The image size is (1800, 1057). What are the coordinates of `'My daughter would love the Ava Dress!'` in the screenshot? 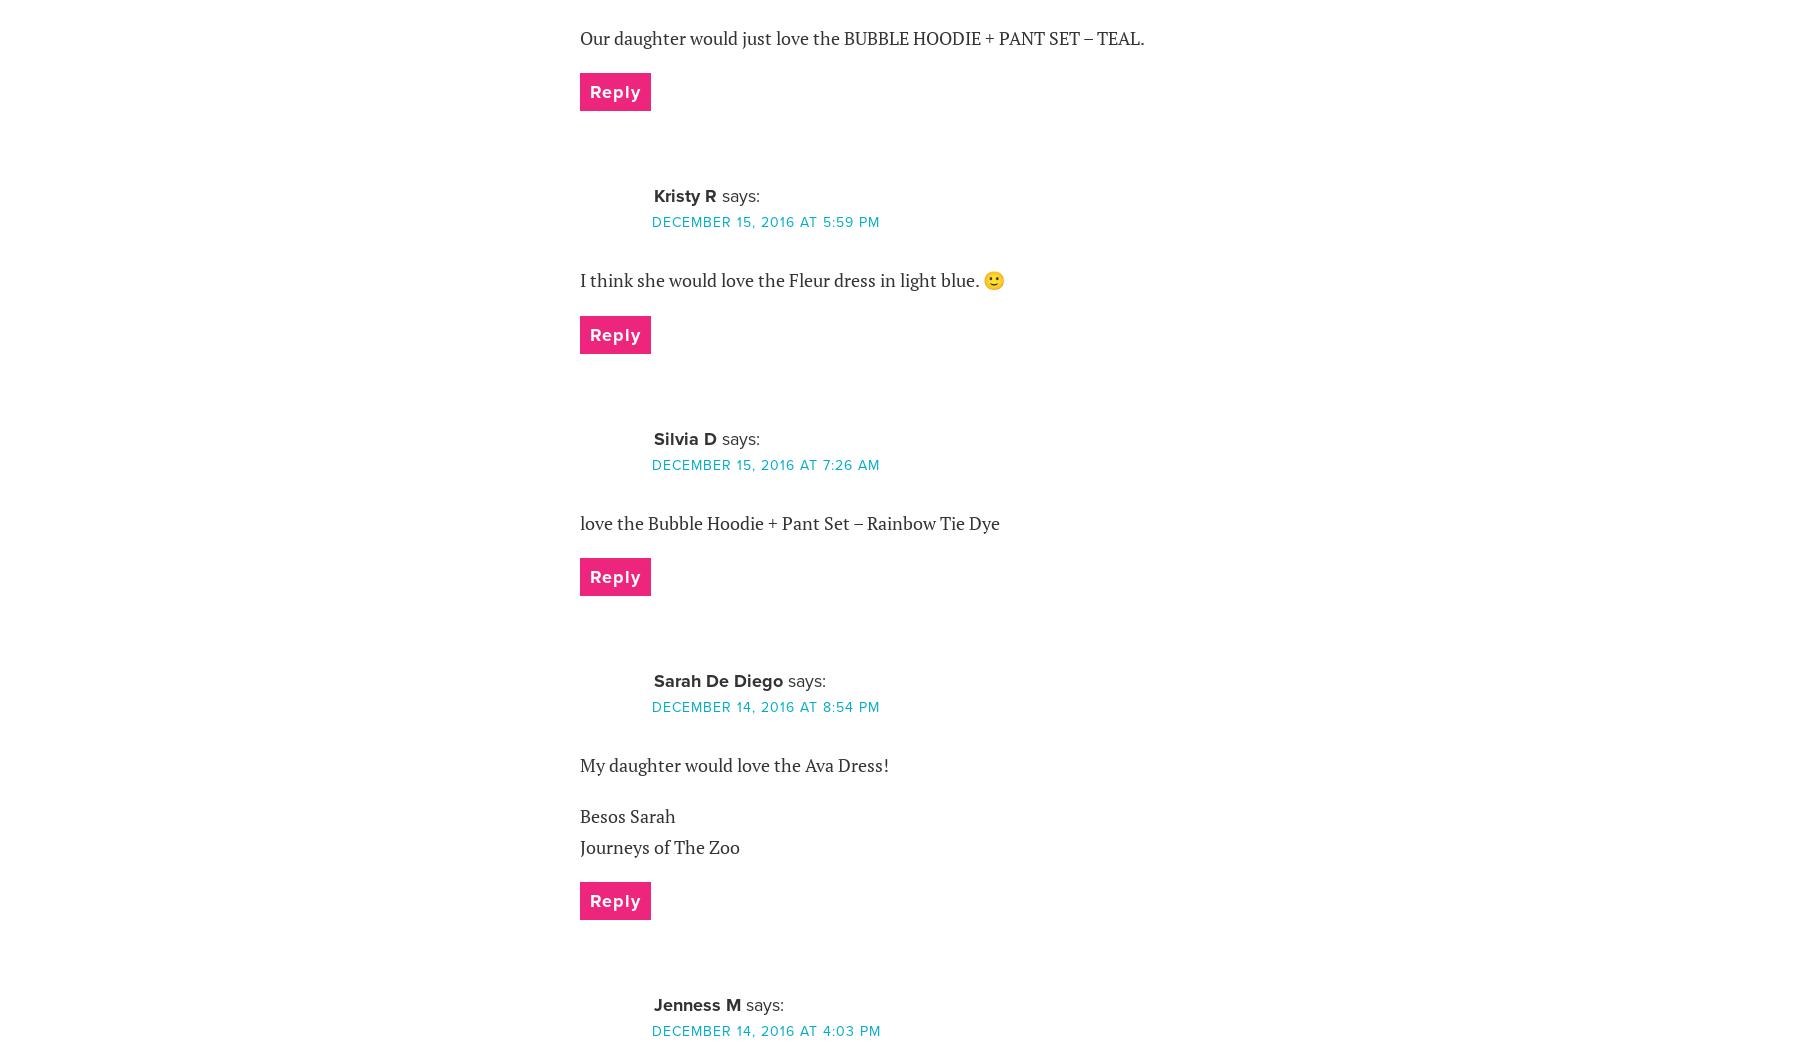 It's located at (732, 764).